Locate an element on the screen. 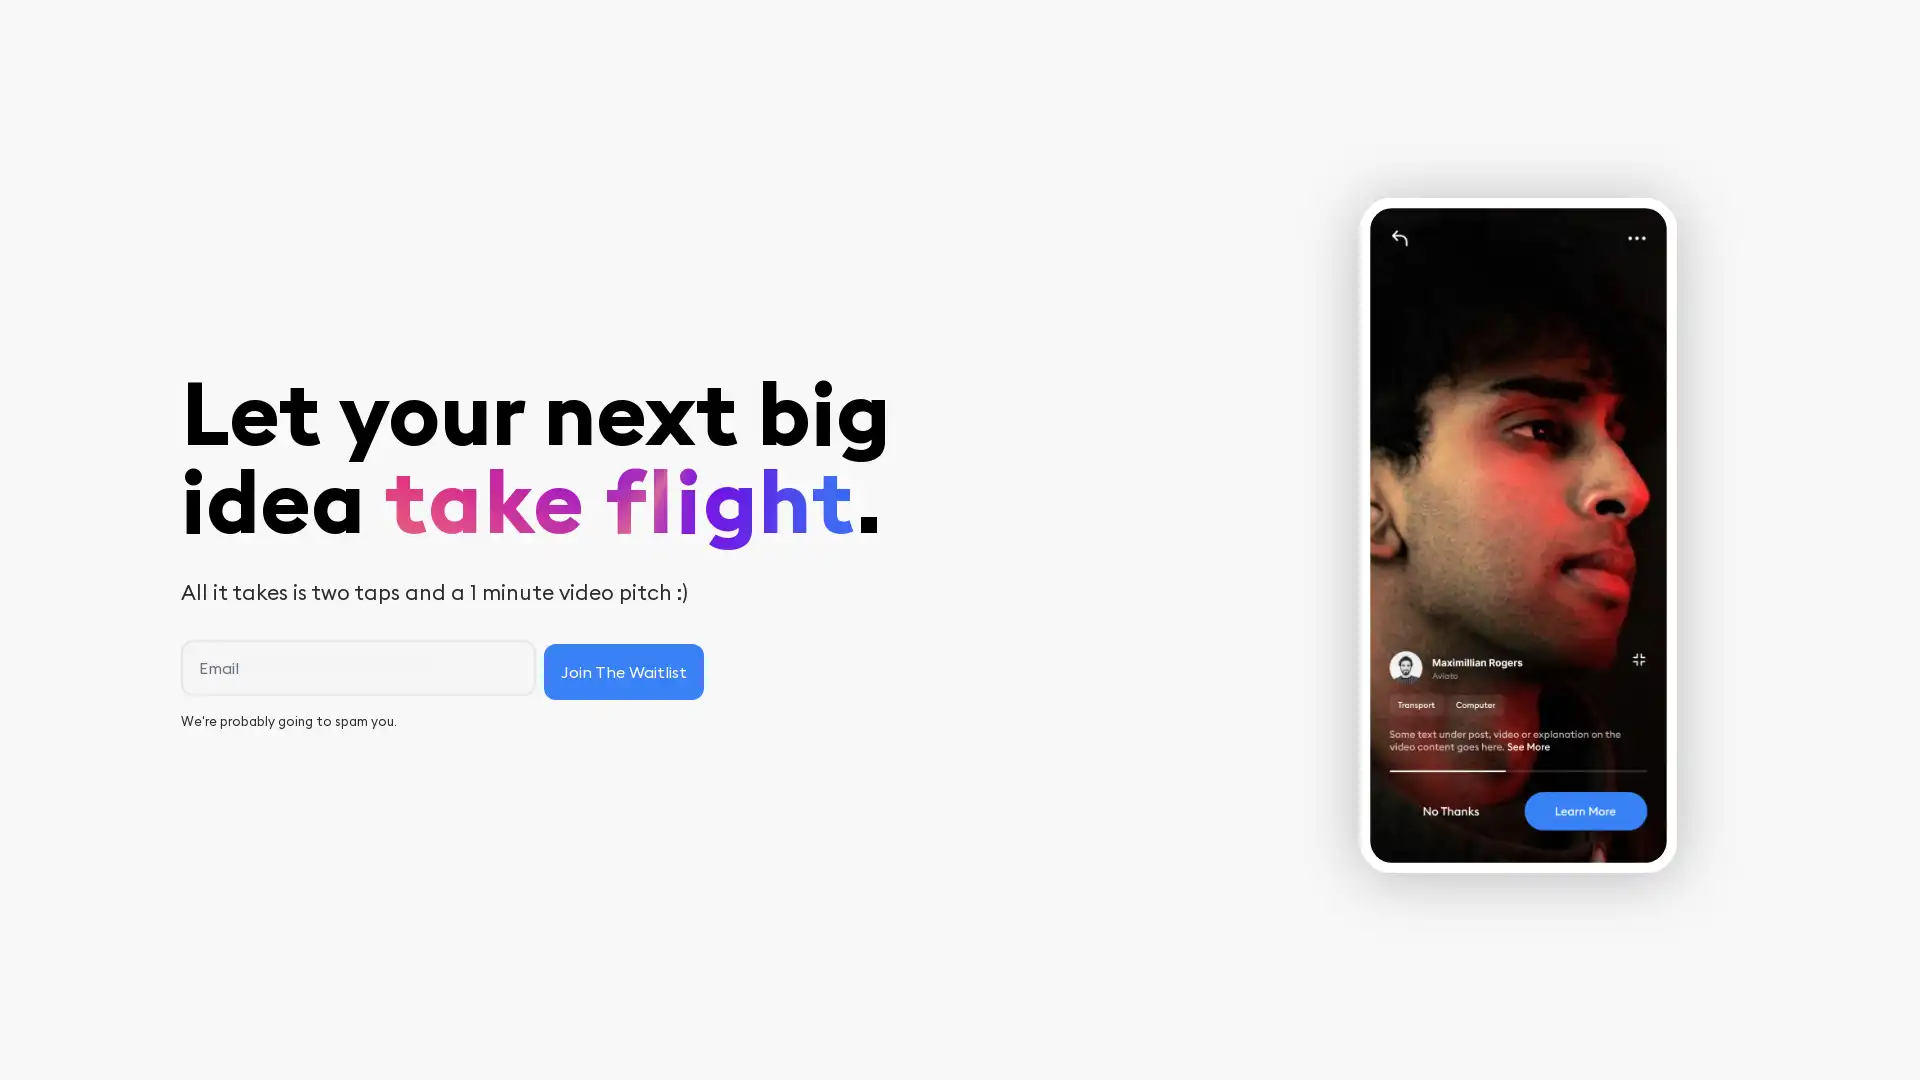 The height and width of the screenshot is (1080, 1920). Join The Waitlist is located at coordinates (631, 667).